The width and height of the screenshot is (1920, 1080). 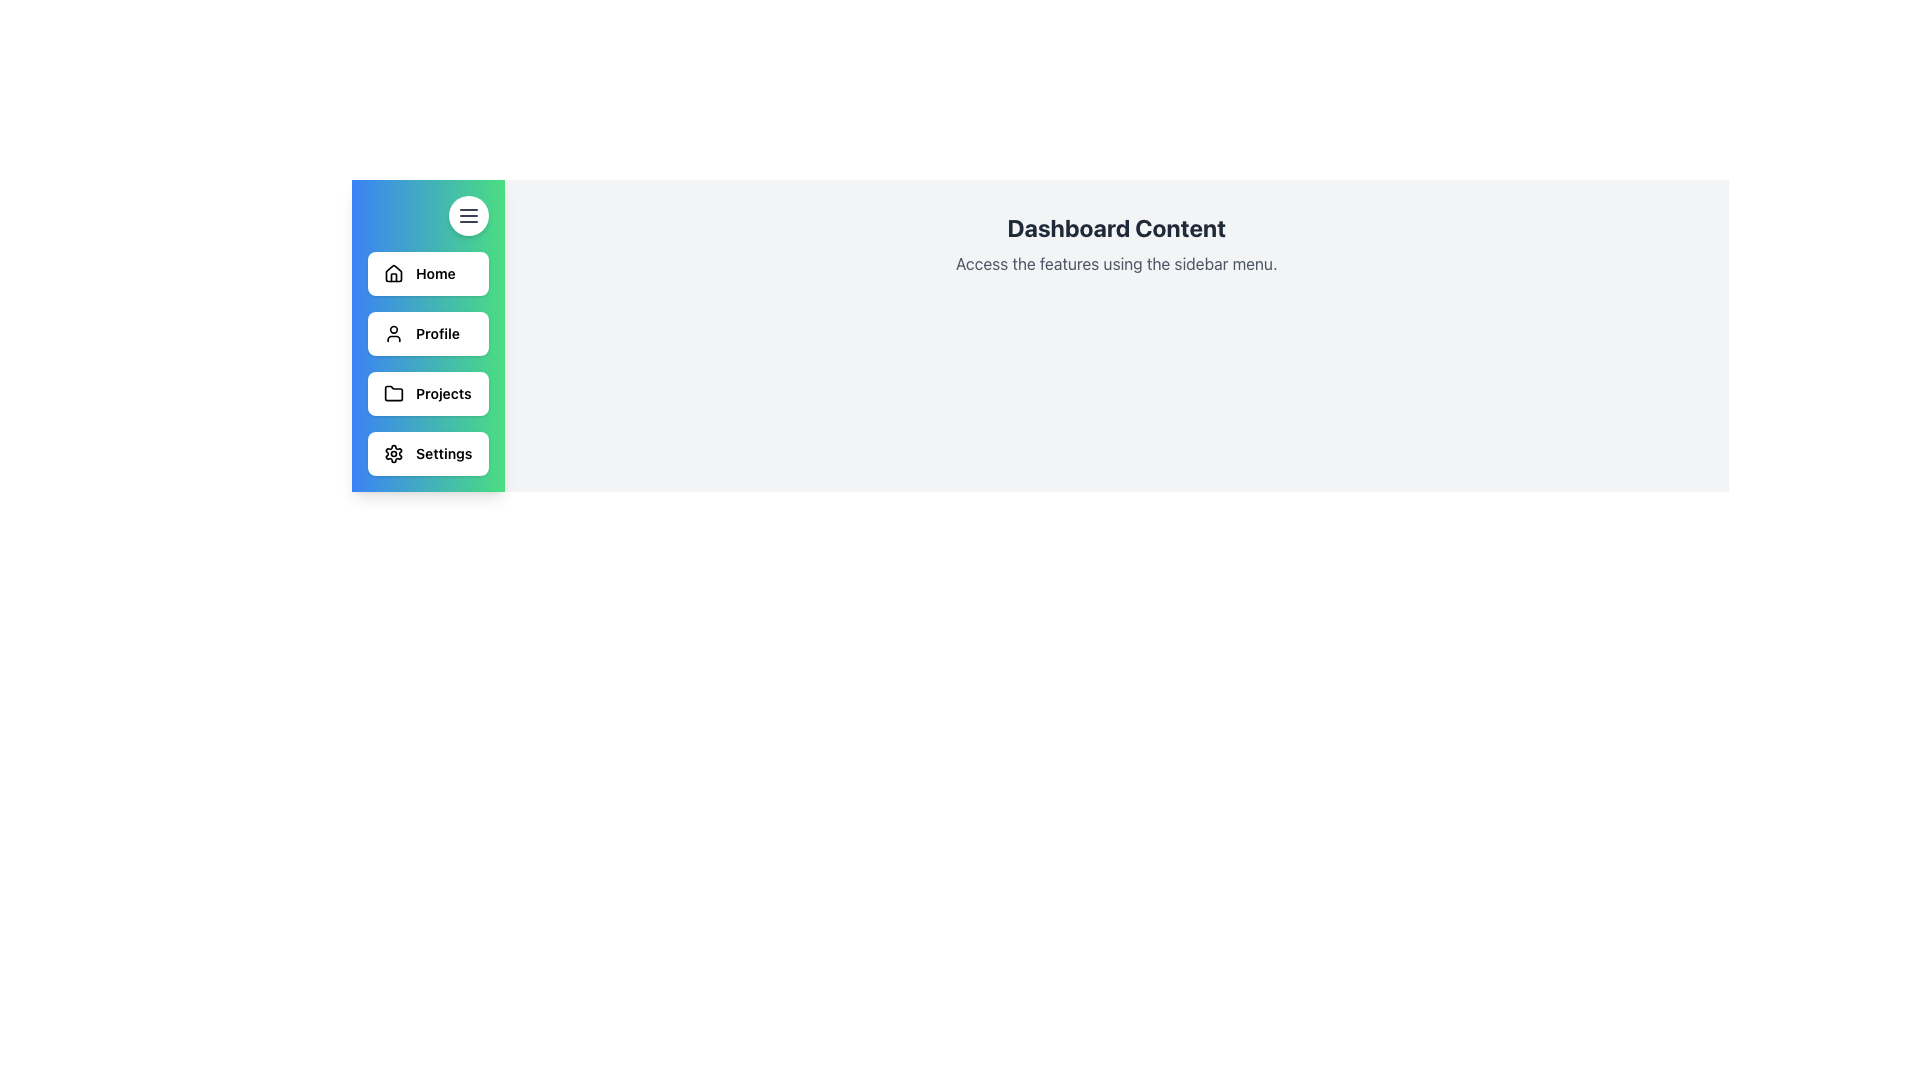 I want to click on the folder icon representing the Projects section in the sidebar menu, so click(x=393, y=393).